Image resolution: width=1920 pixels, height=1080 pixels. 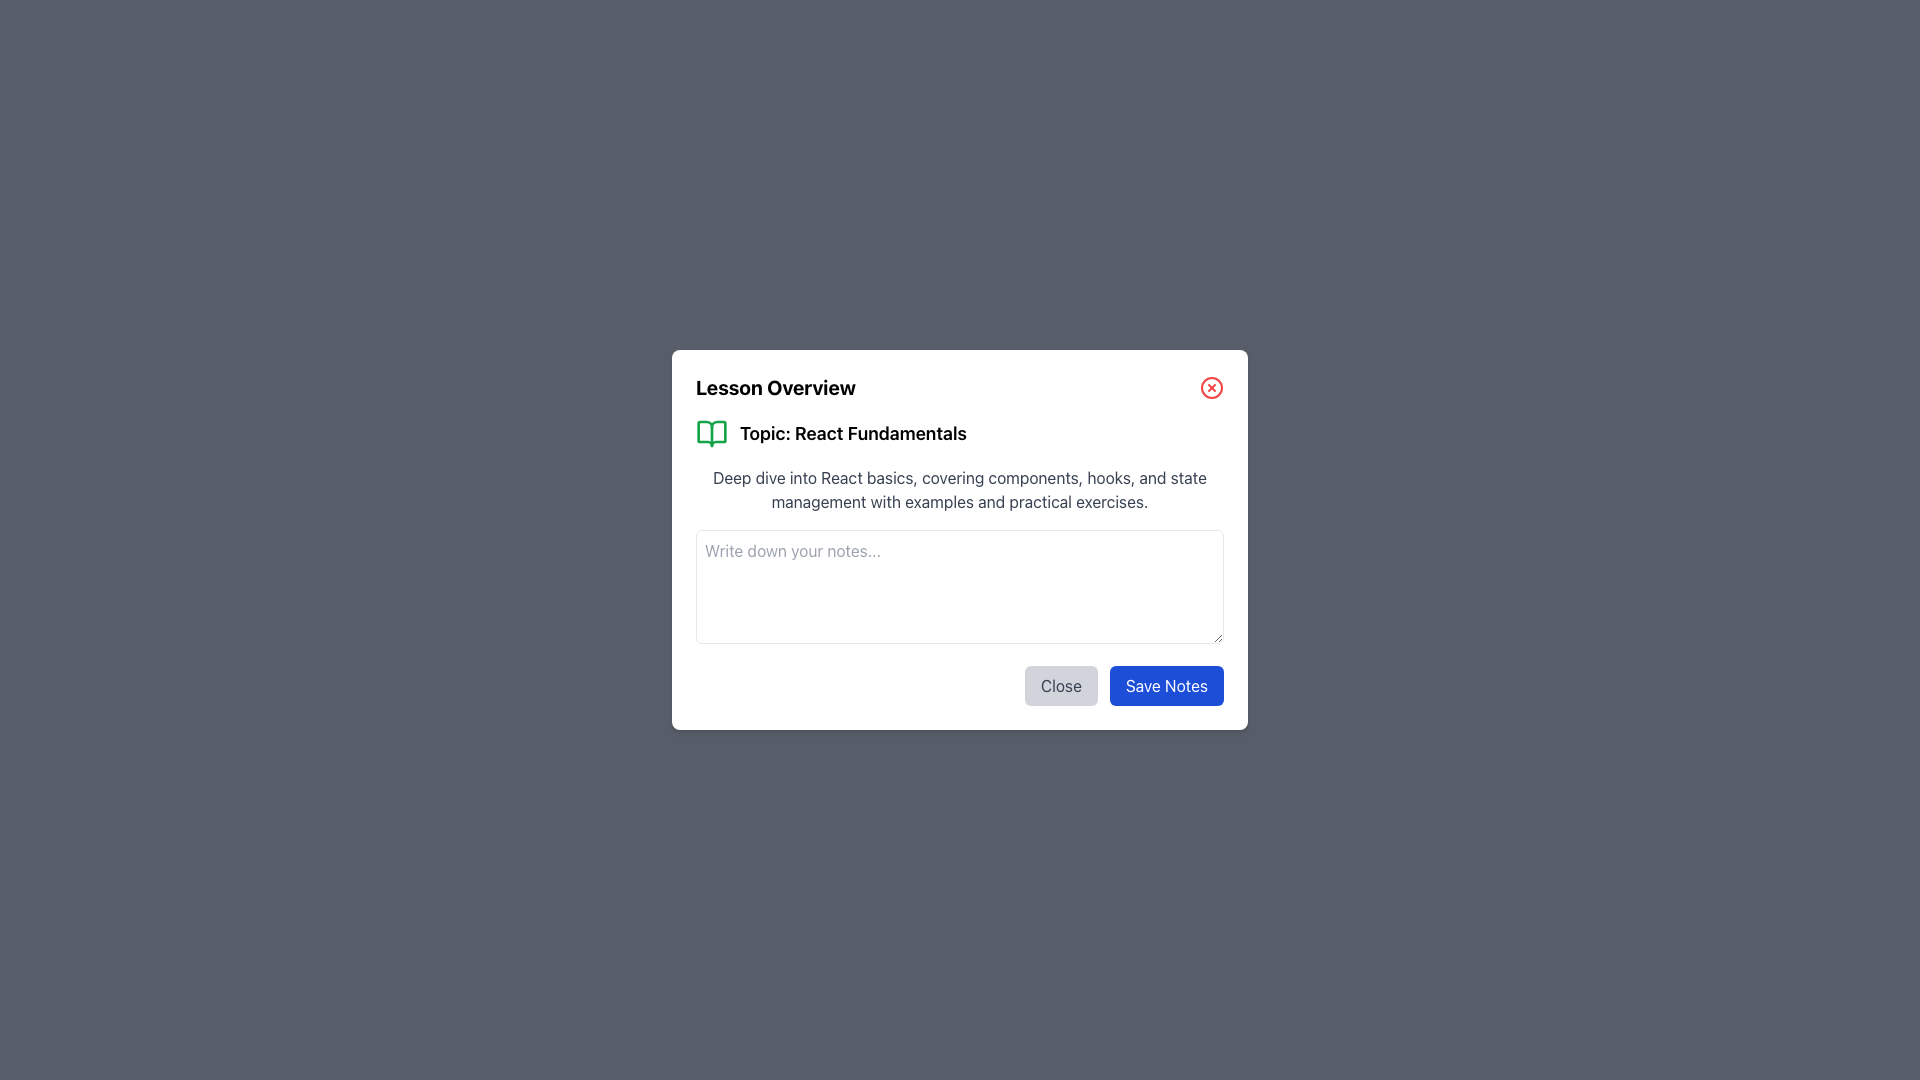 What do you see at coordinates (1210, 388) in the screenshot?
I see `the red circular close button with an 'X' symbol located at the top-right corner of the modal window` at bounding box center [1210, 388].